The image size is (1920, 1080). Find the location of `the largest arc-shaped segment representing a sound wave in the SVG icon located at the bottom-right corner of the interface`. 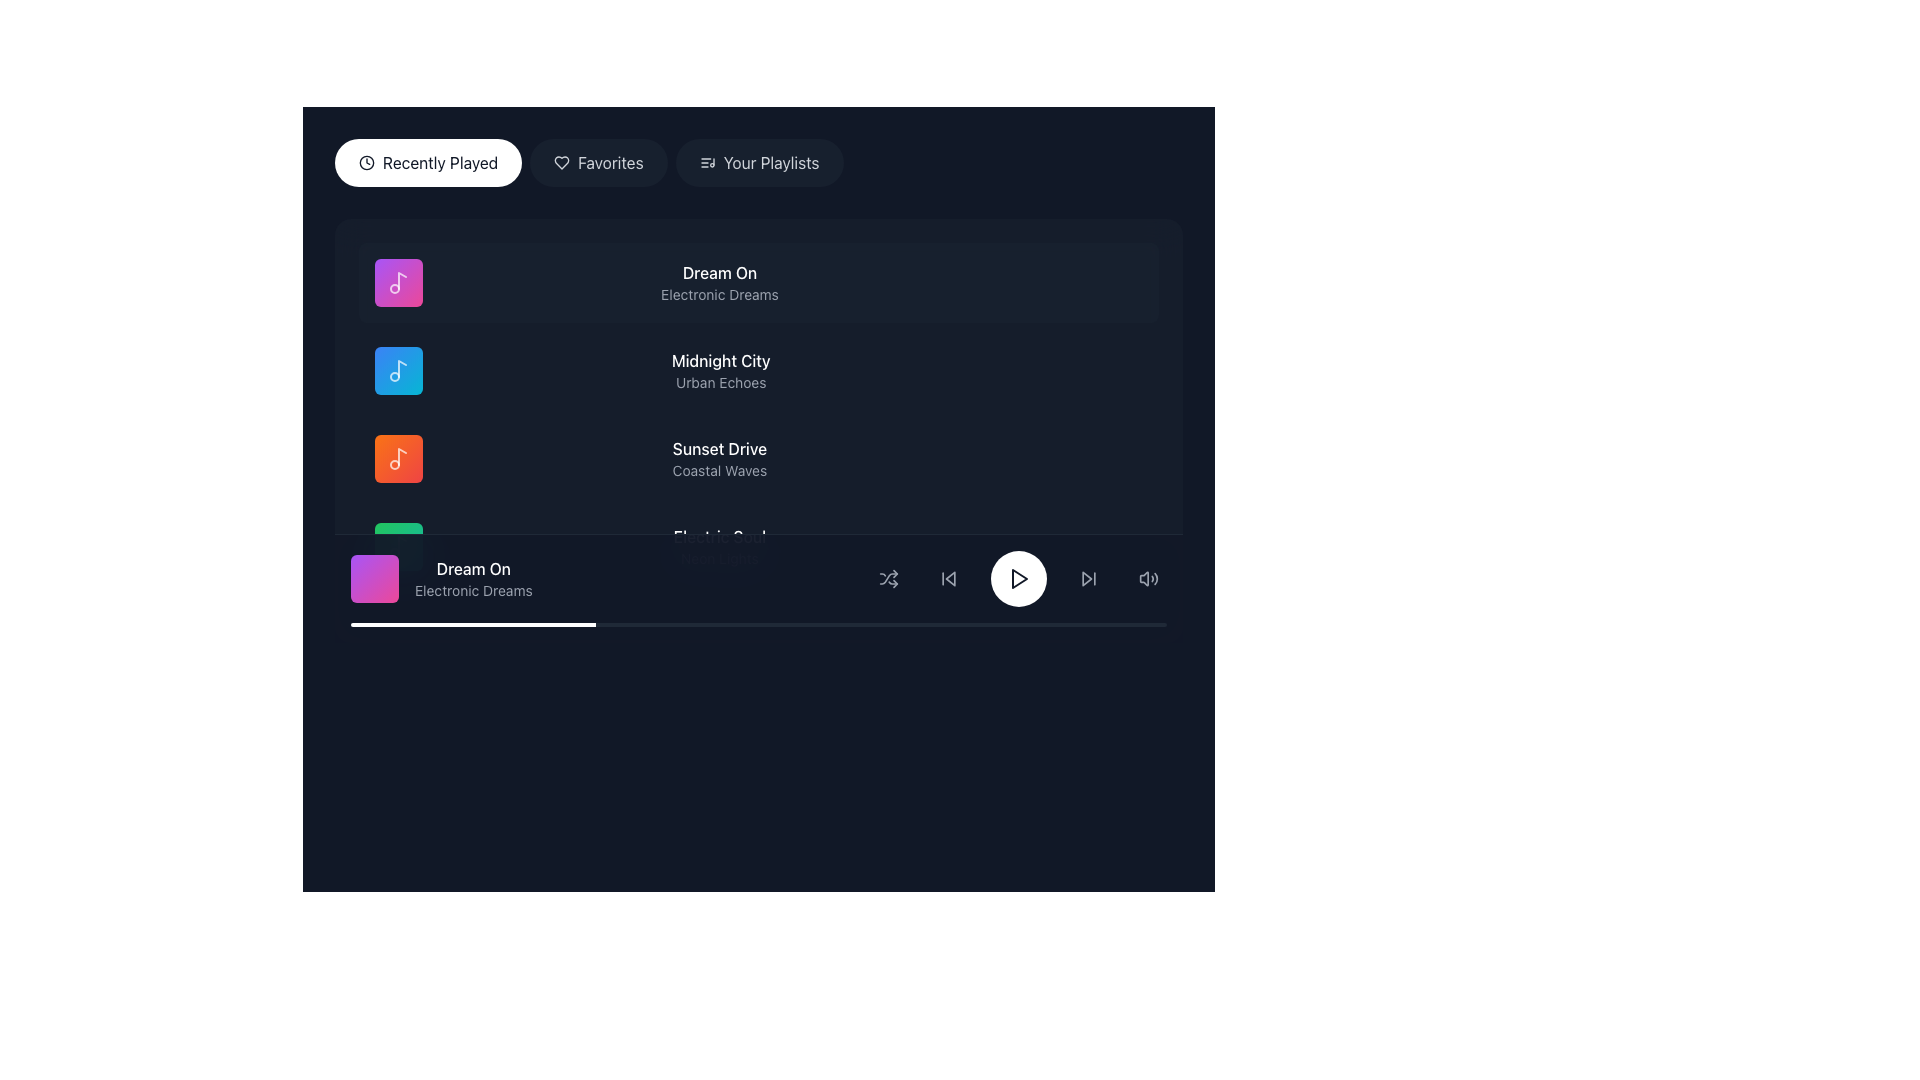

the largest arc-shaped segment representing a sound wave in the SVG icon located at the bottom-right corner of the interface is located at coordinates (1156, 578).